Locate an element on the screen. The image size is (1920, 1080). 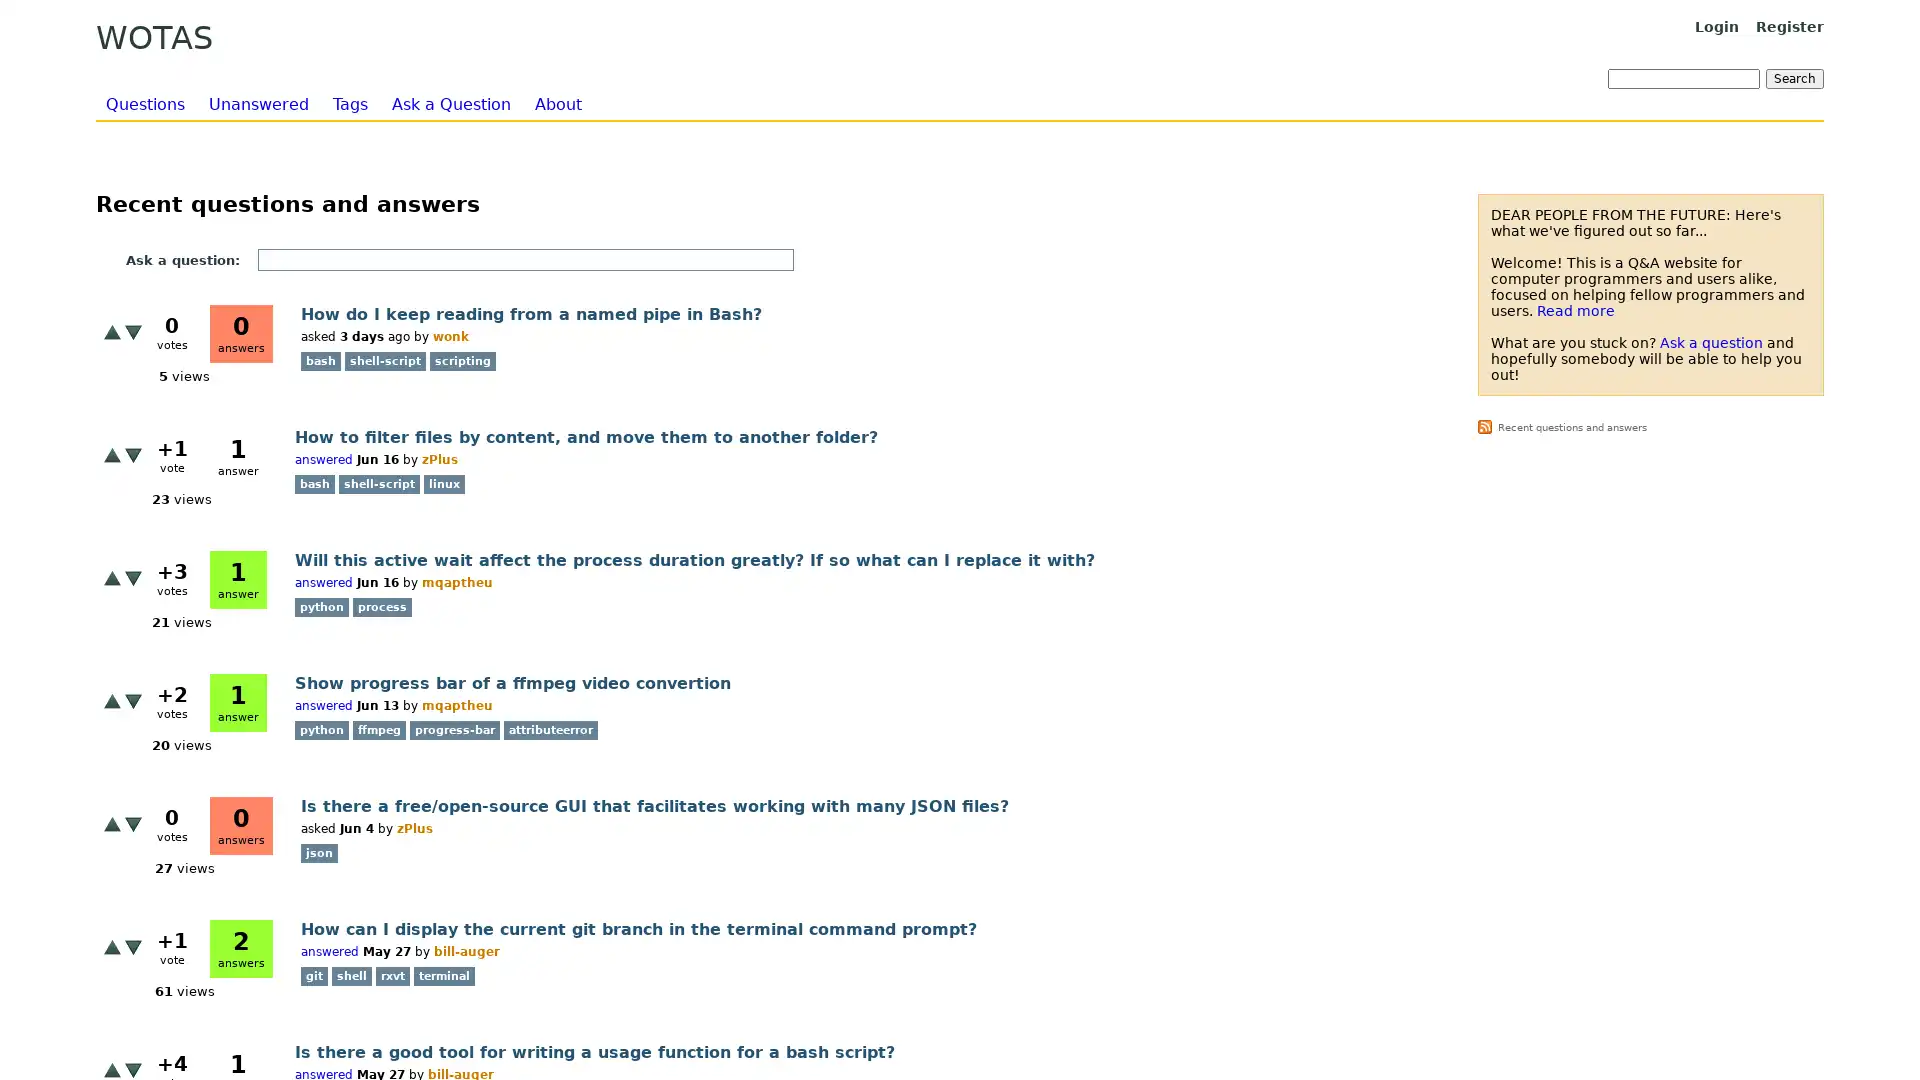
+ is located at coordinates (111, 700).